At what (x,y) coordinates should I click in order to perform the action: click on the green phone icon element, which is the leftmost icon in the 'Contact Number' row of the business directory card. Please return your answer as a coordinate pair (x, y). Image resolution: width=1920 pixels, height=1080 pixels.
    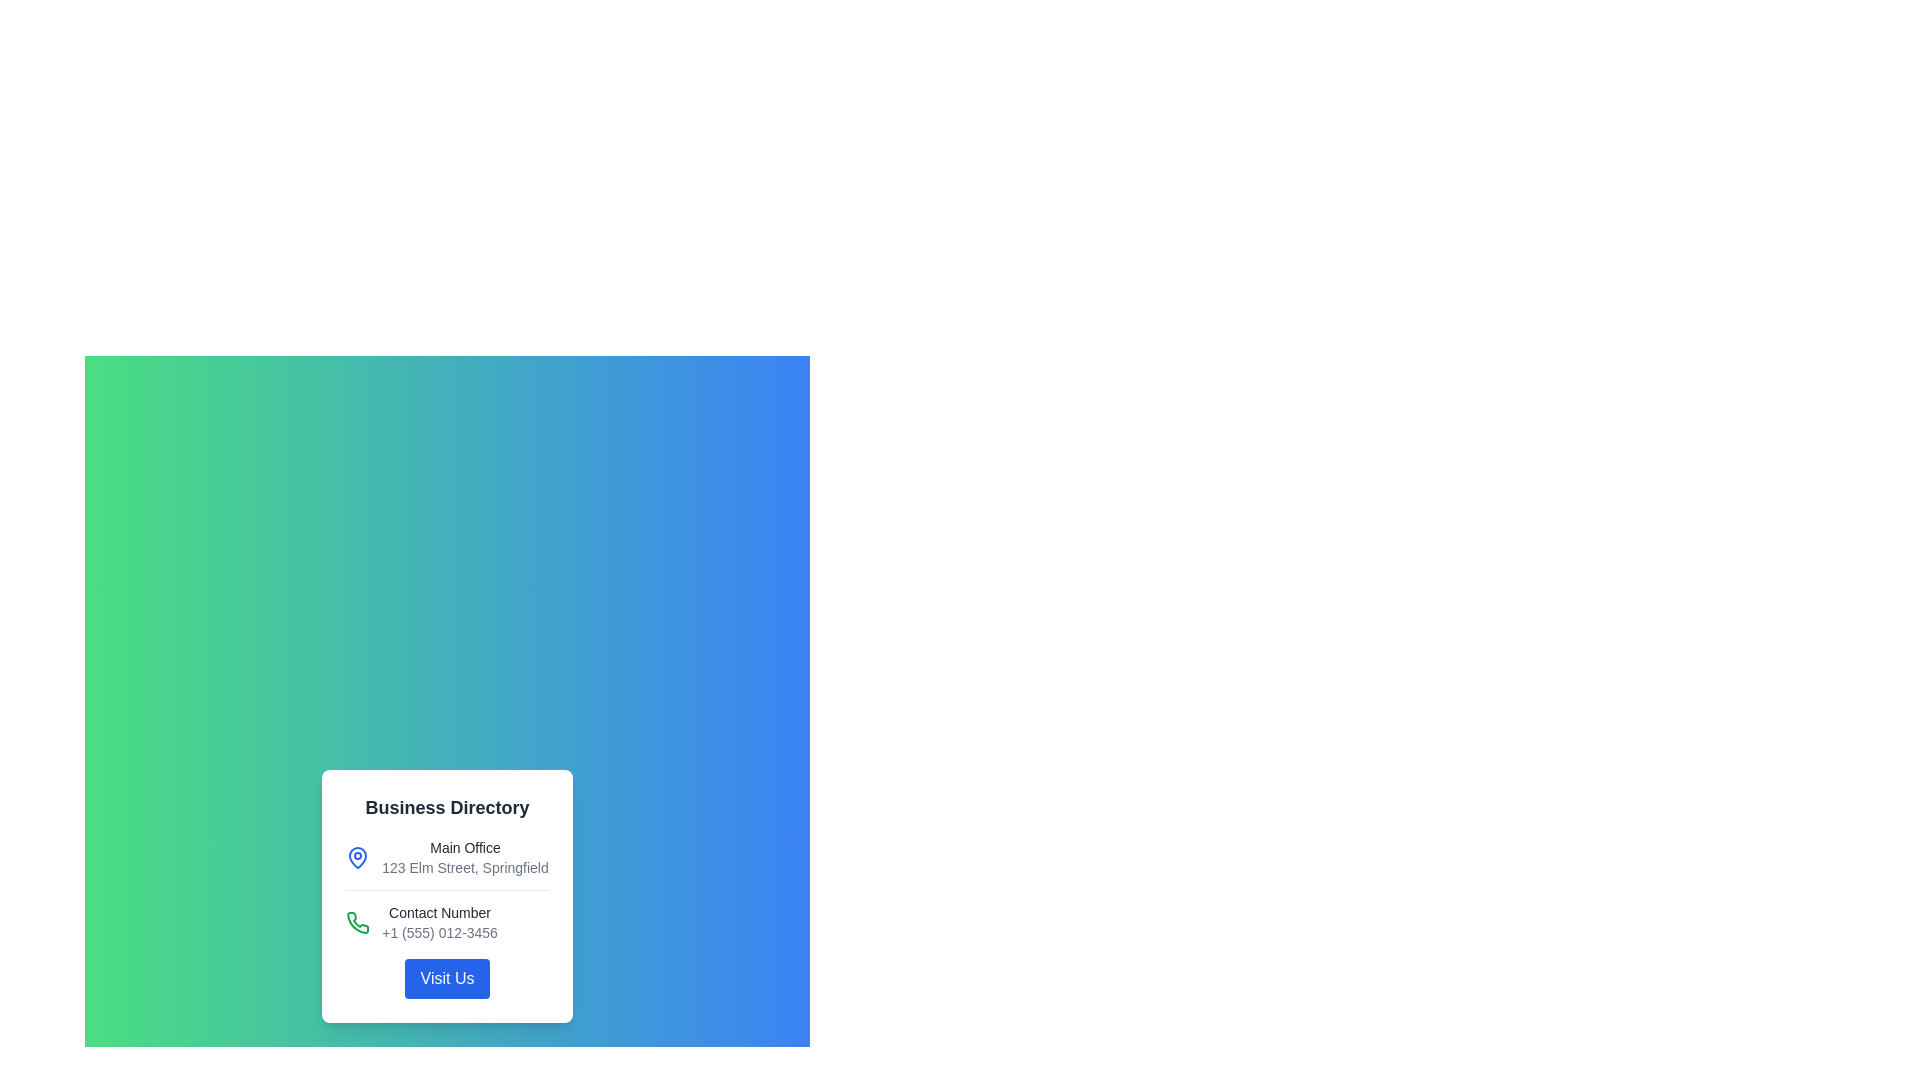
    Looking at the image, I should click on (358, 922).